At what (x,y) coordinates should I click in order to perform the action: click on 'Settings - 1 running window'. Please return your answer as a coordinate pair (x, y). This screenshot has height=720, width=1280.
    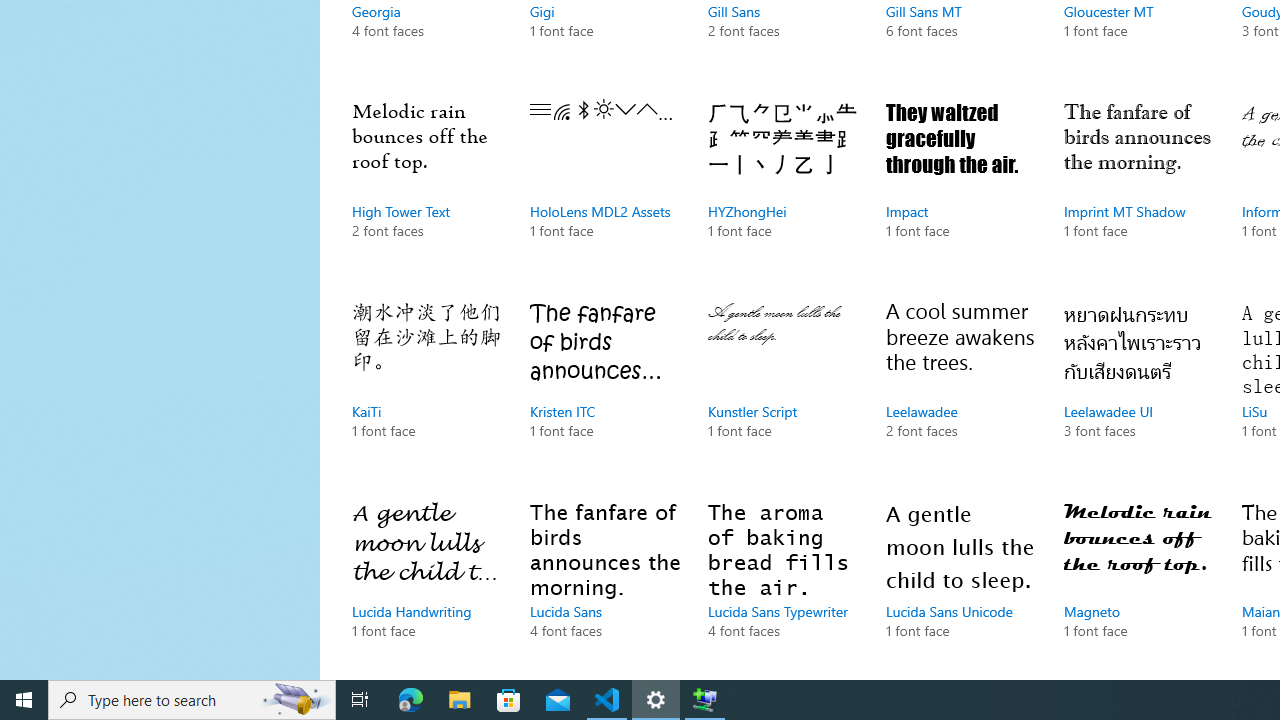
    Looking at the image, I should click on (656, 698).